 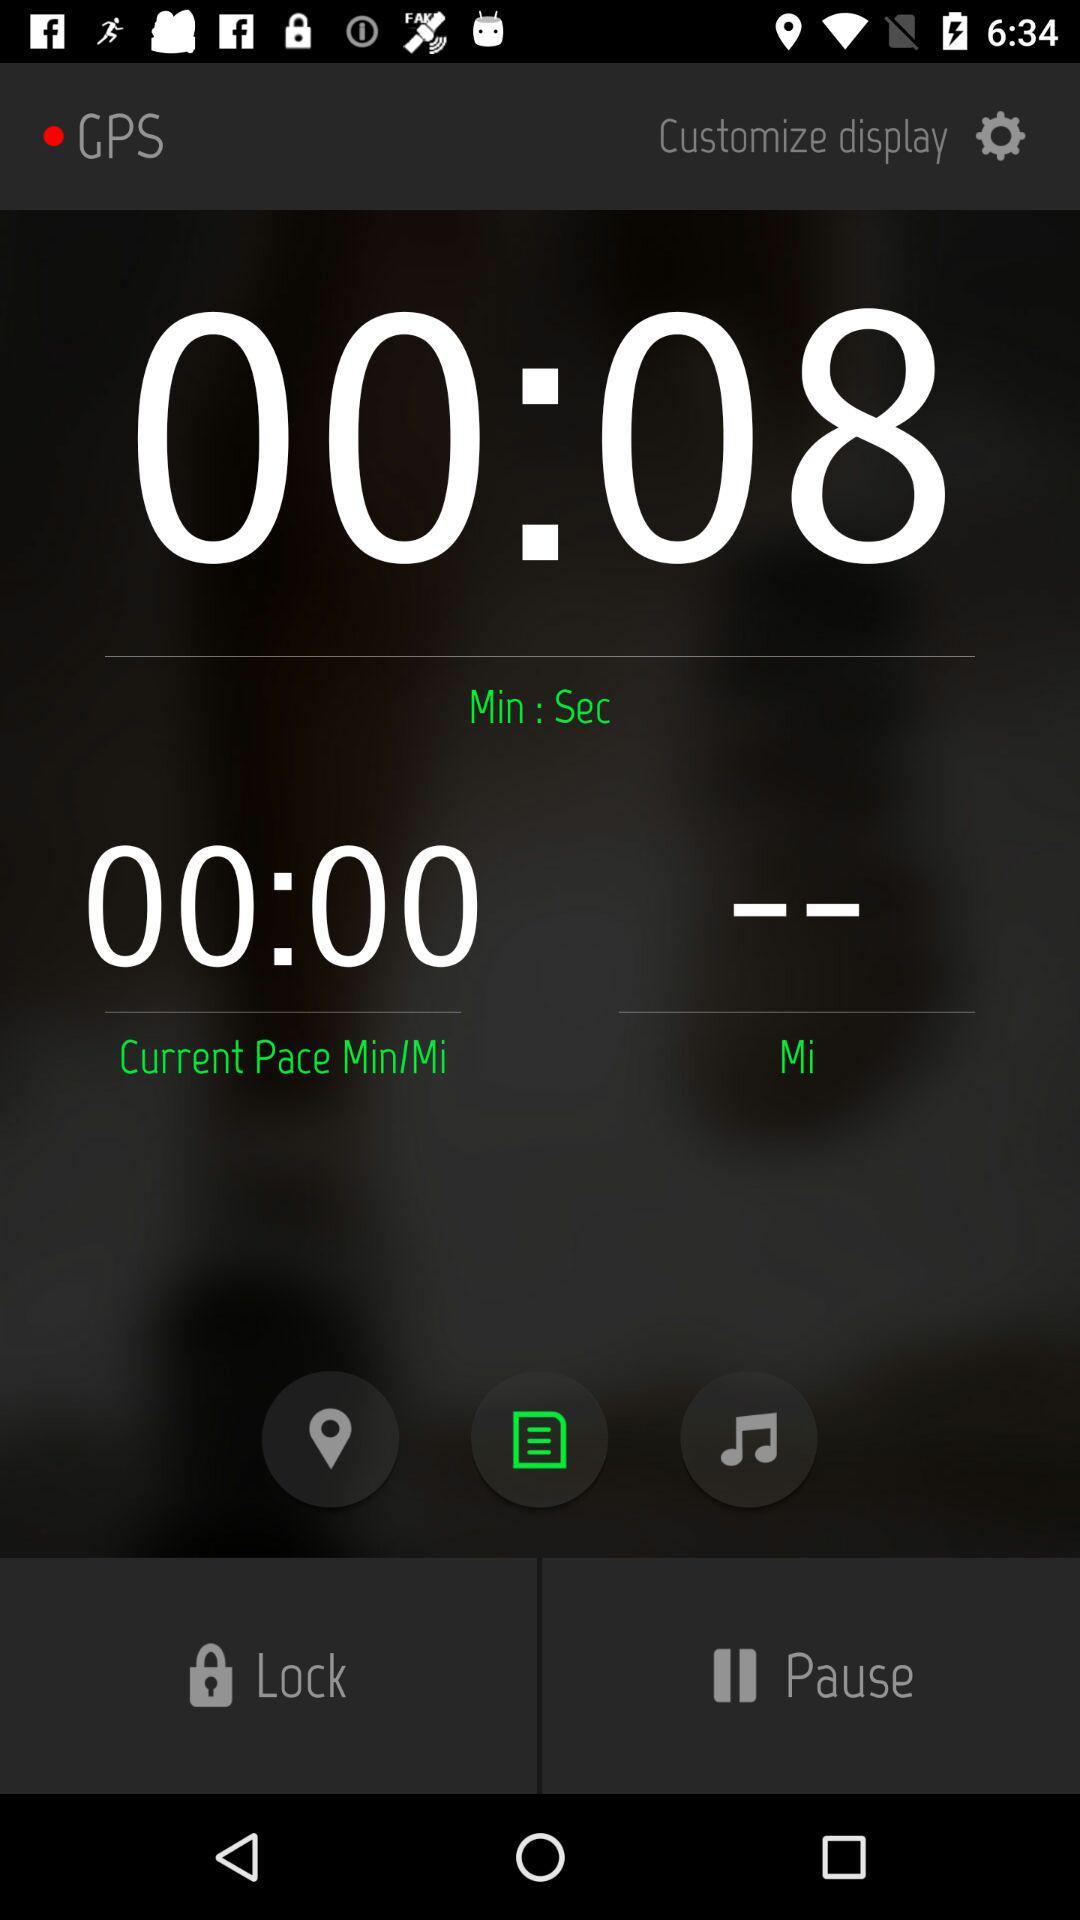 I want to click on music, so click(x=748, y=1438).